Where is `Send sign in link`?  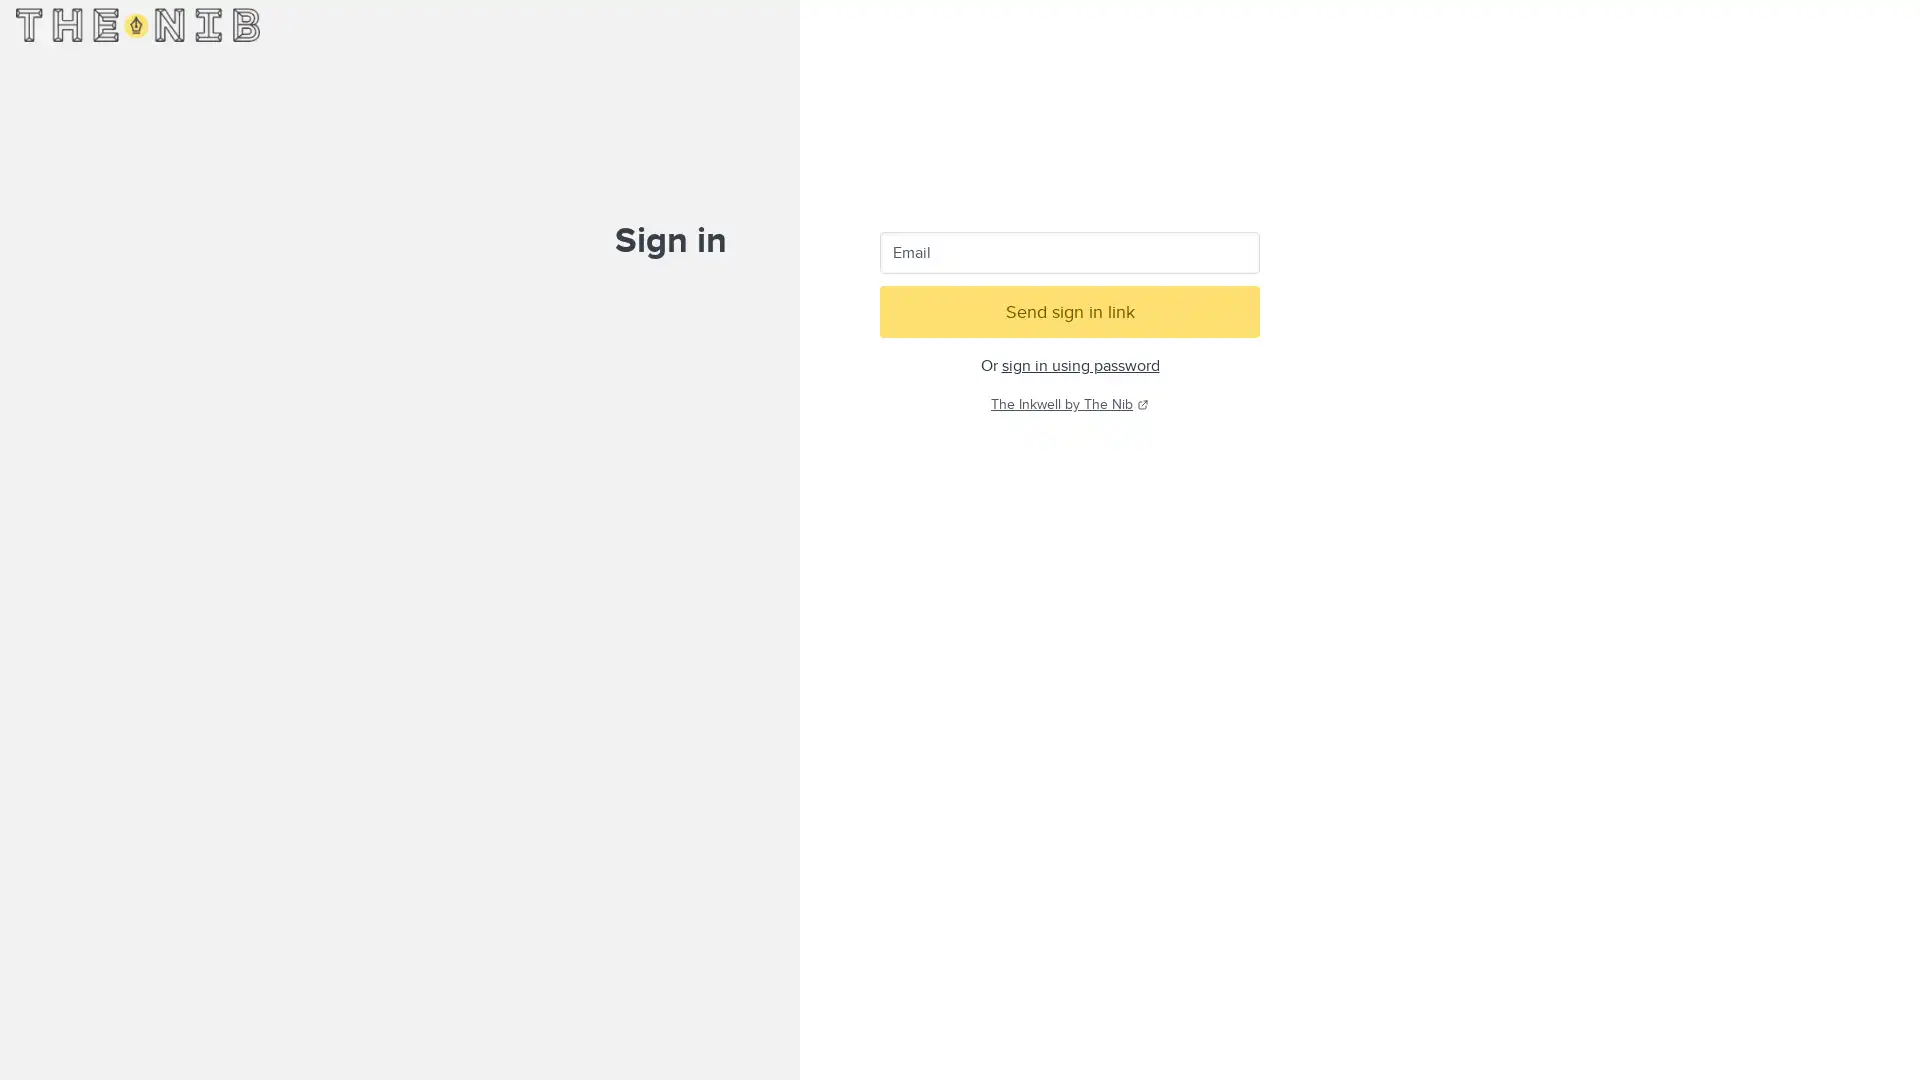
Send sign in link is located at coordinates (1069, 312).